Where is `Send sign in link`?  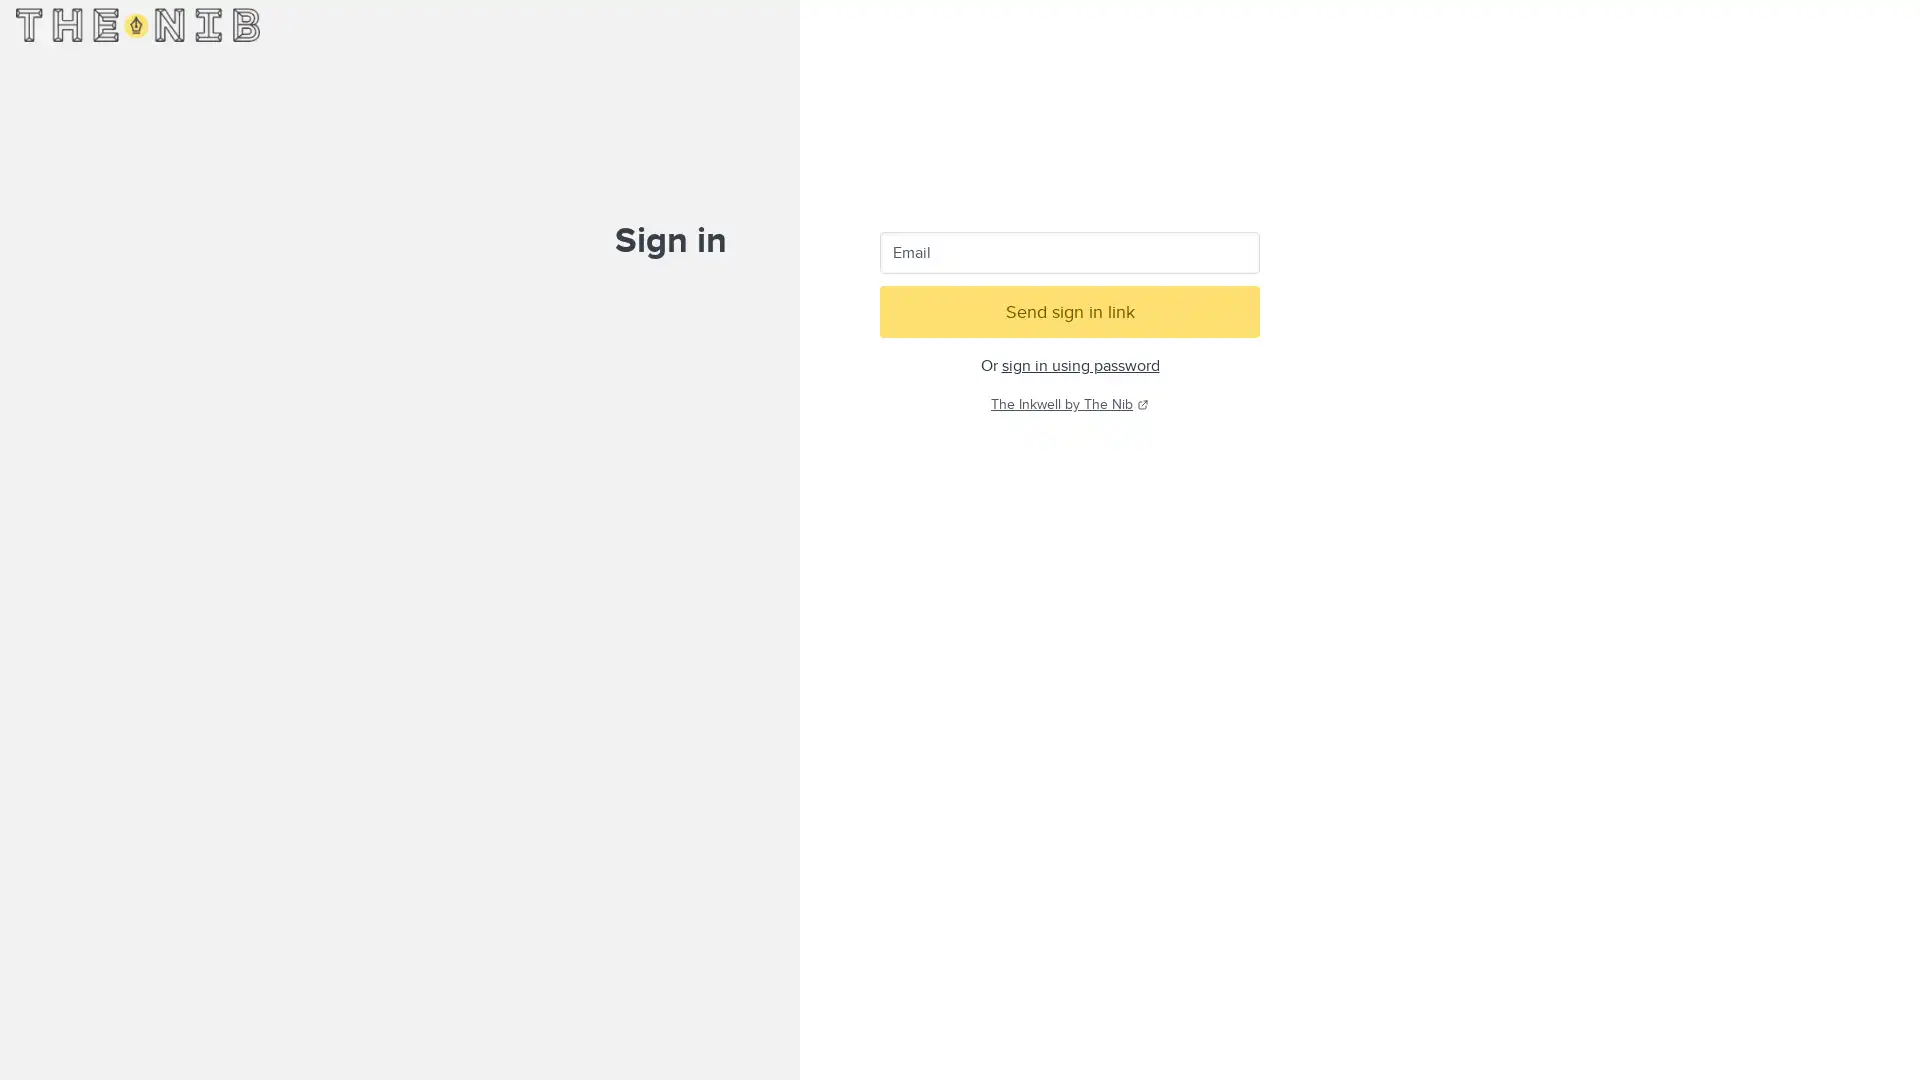
Send sign in link is located at coordinates (1069, 312).